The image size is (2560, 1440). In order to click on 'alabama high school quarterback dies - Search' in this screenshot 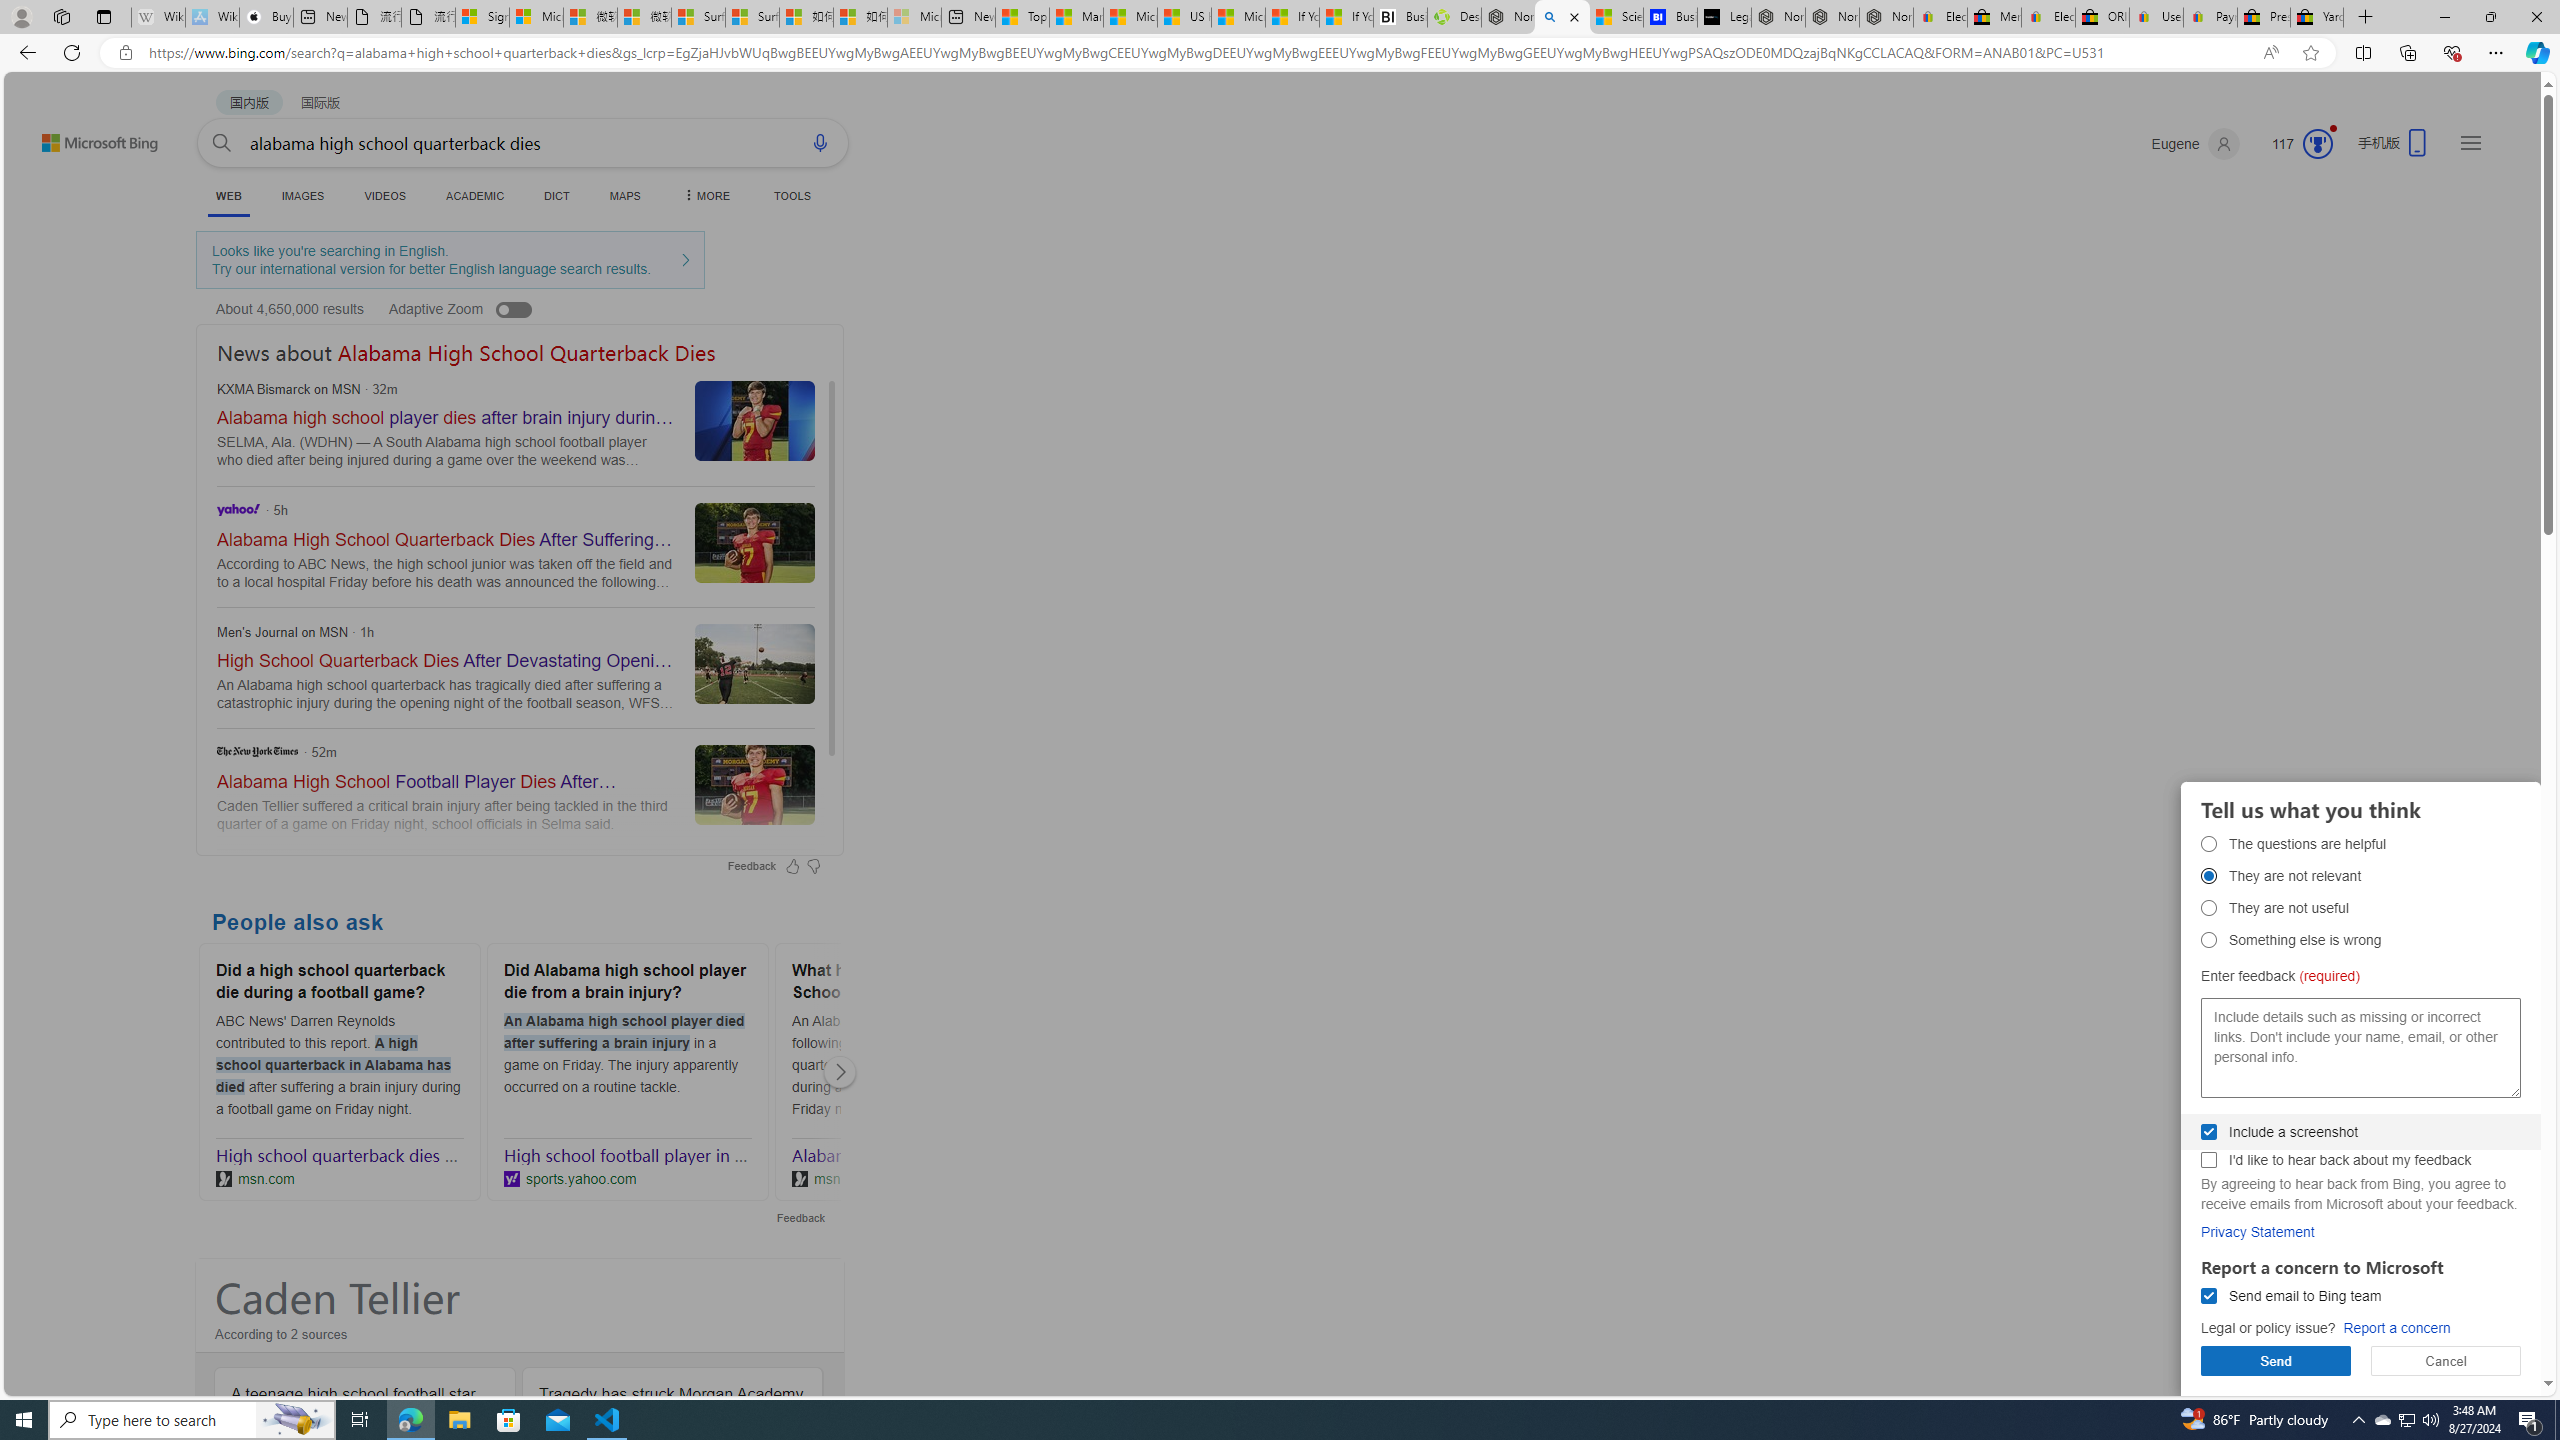, I will do `click(1561, 16)`.